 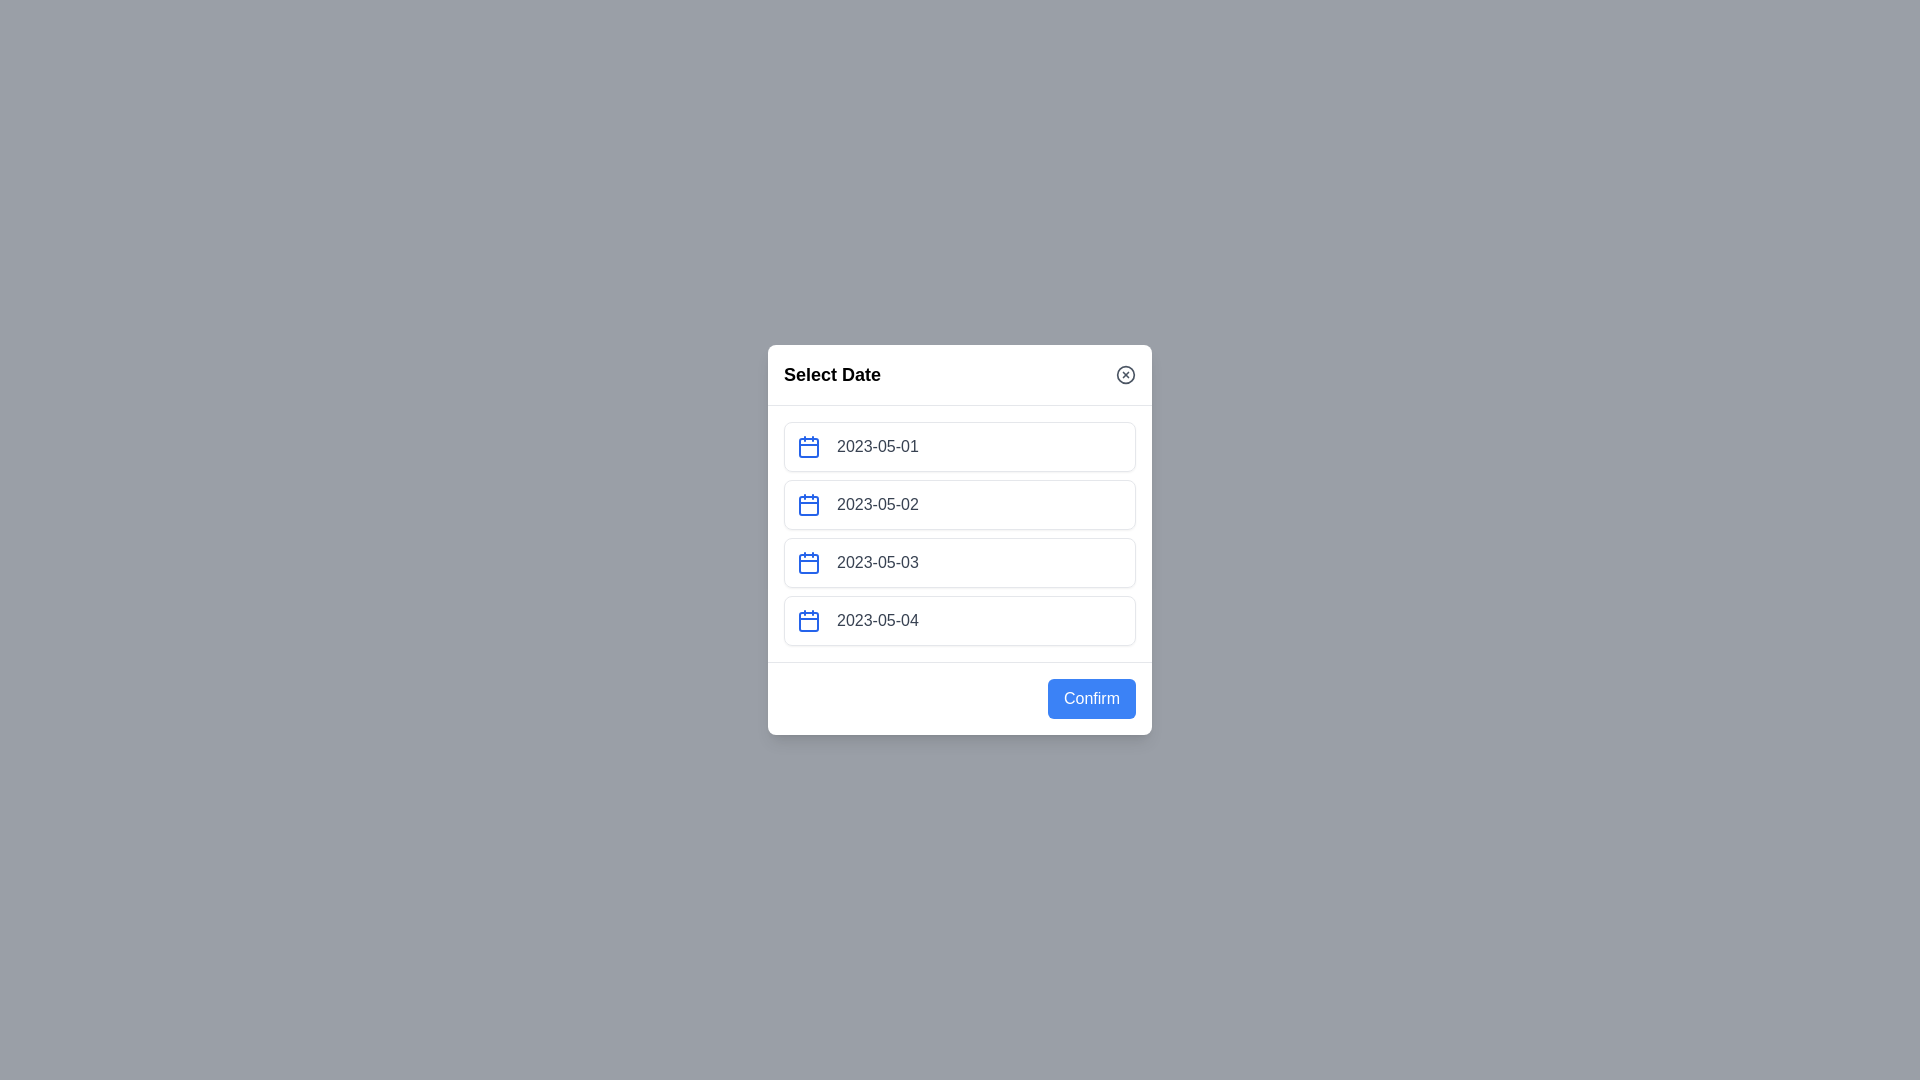 I want to click on the date 2023-05-04 from the list, so click(x=960, y=620).